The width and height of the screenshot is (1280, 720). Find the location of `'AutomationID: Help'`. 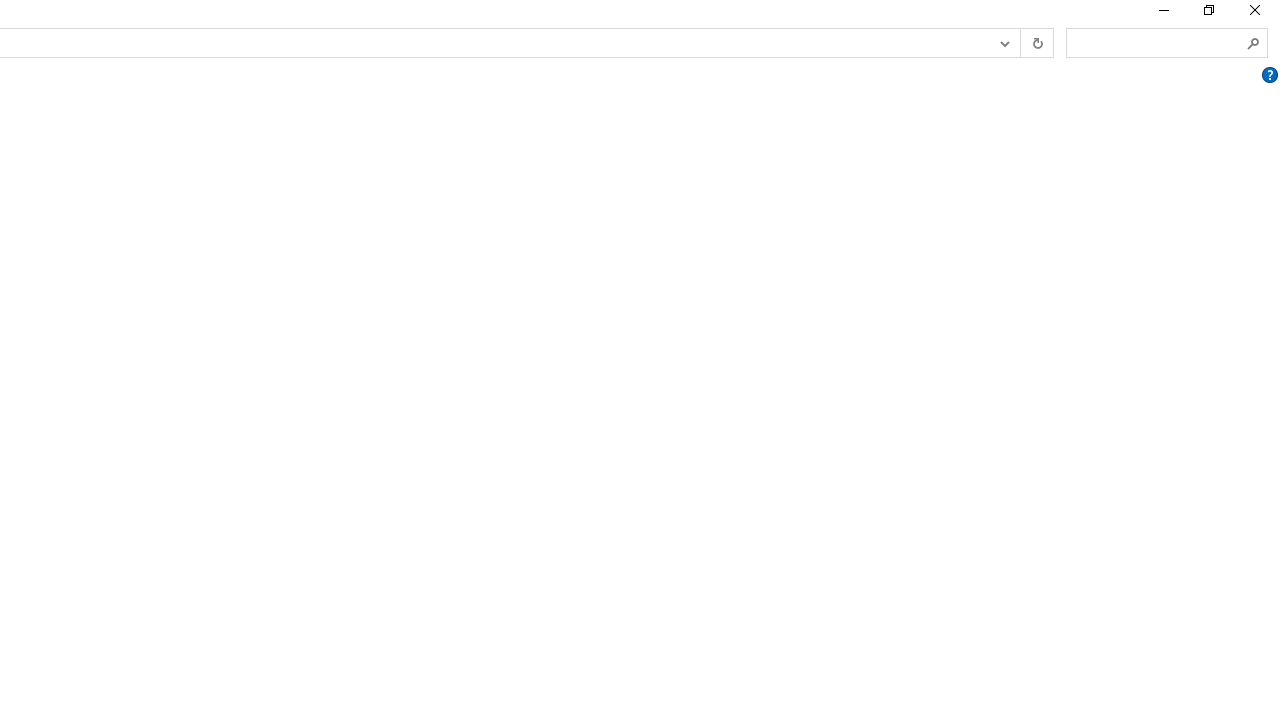

'AutomationID: Help' is located at coordinates (1268, 74).